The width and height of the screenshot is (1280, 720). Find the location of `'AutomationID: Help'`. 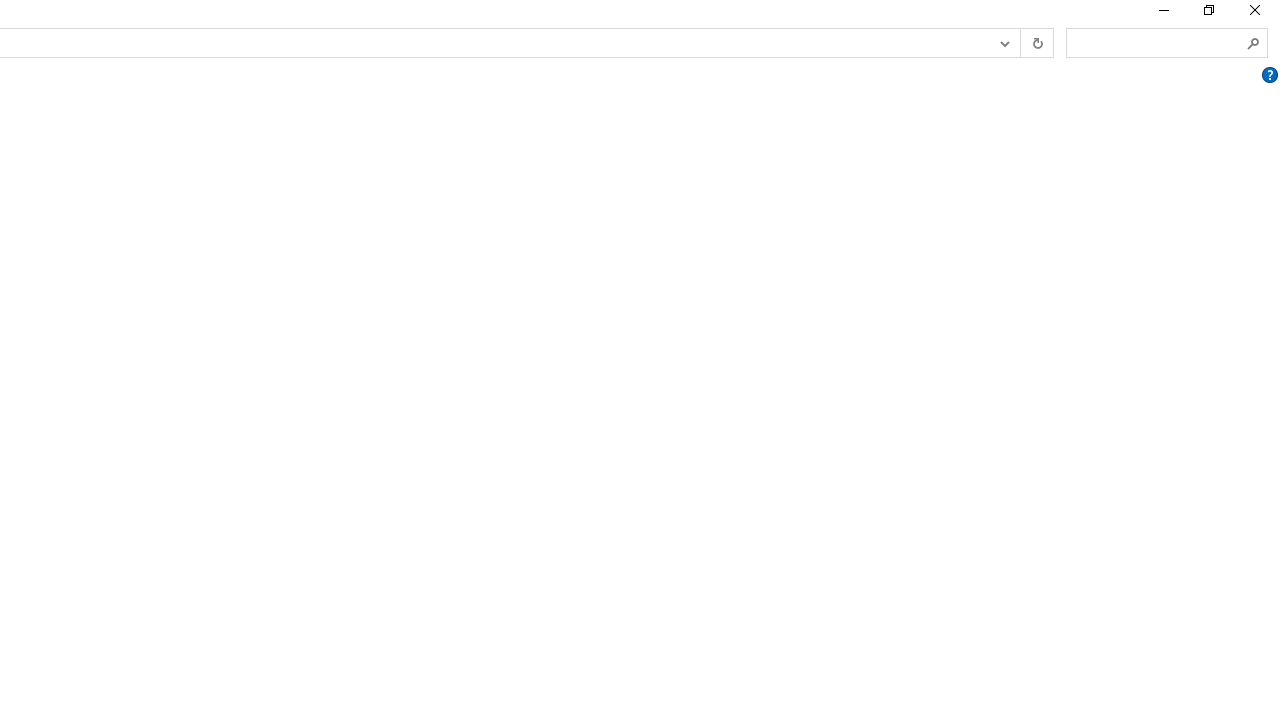

'AutomationID: Help' is located at coordinates (1268, 74).